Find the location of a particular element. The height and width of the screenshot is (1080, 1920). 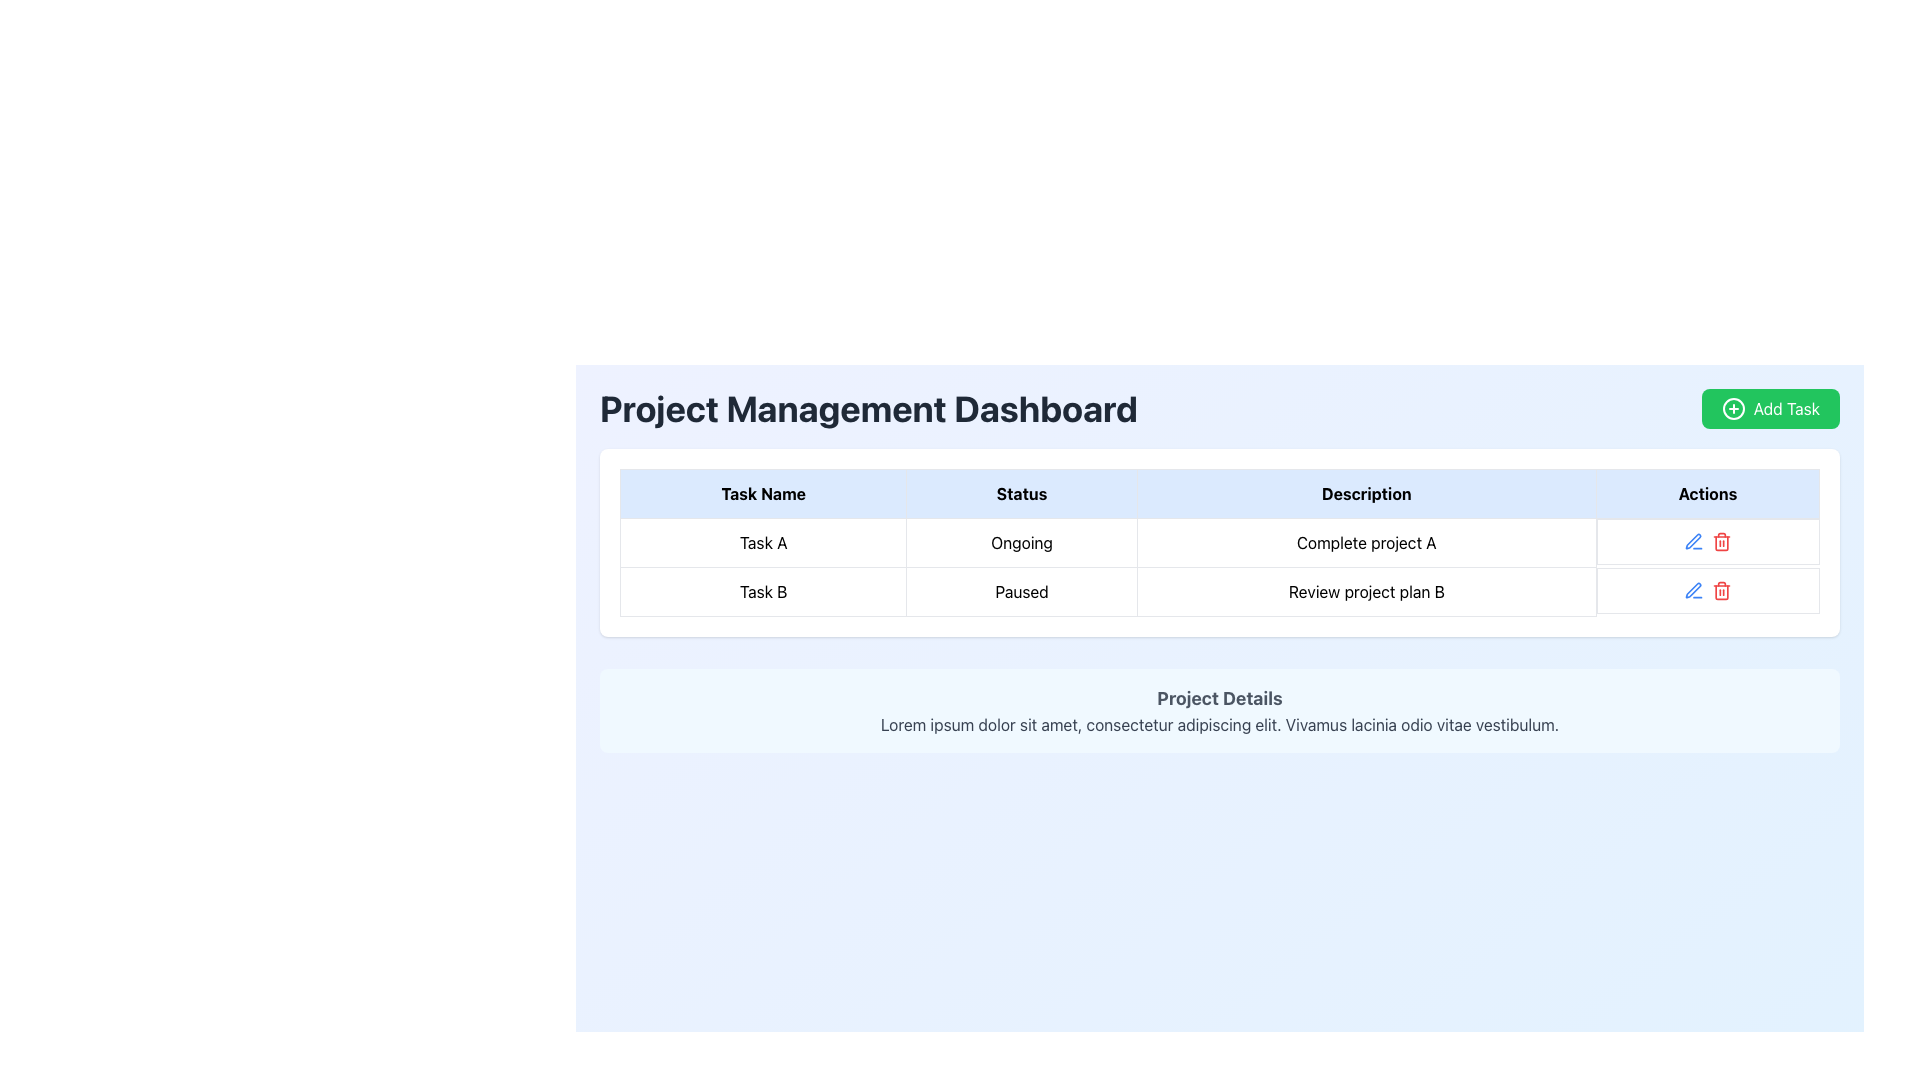

the static text label 'Task Name', which is styled with padding and a border, serving as the header for a column in a grid layout is located at coordinates (762, 493).